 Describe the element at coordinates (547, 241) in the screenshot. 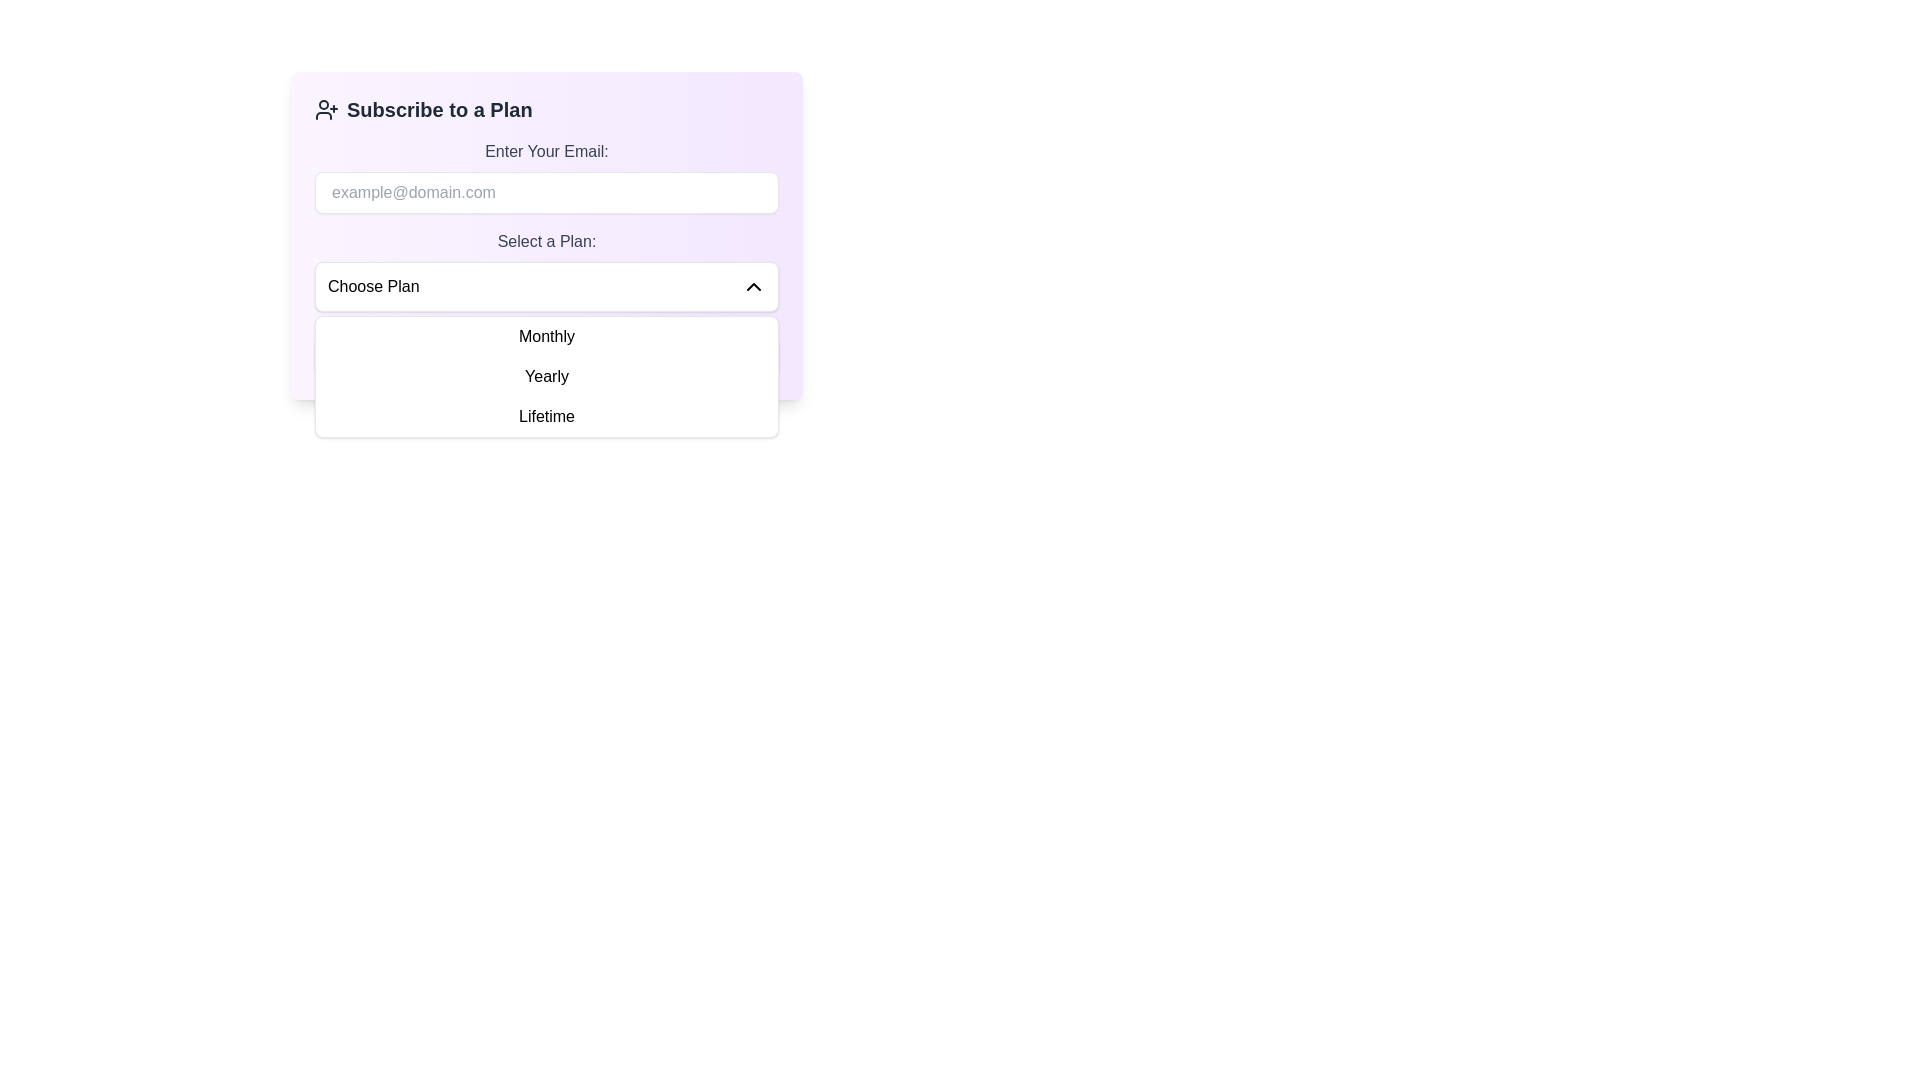

I see `the text label that reads 'Select a Plan:', which is styled in gray and located within a form, positioned below the 'Enter Your Email:' label and above the 'Choose Plan' dropdown` at that location.